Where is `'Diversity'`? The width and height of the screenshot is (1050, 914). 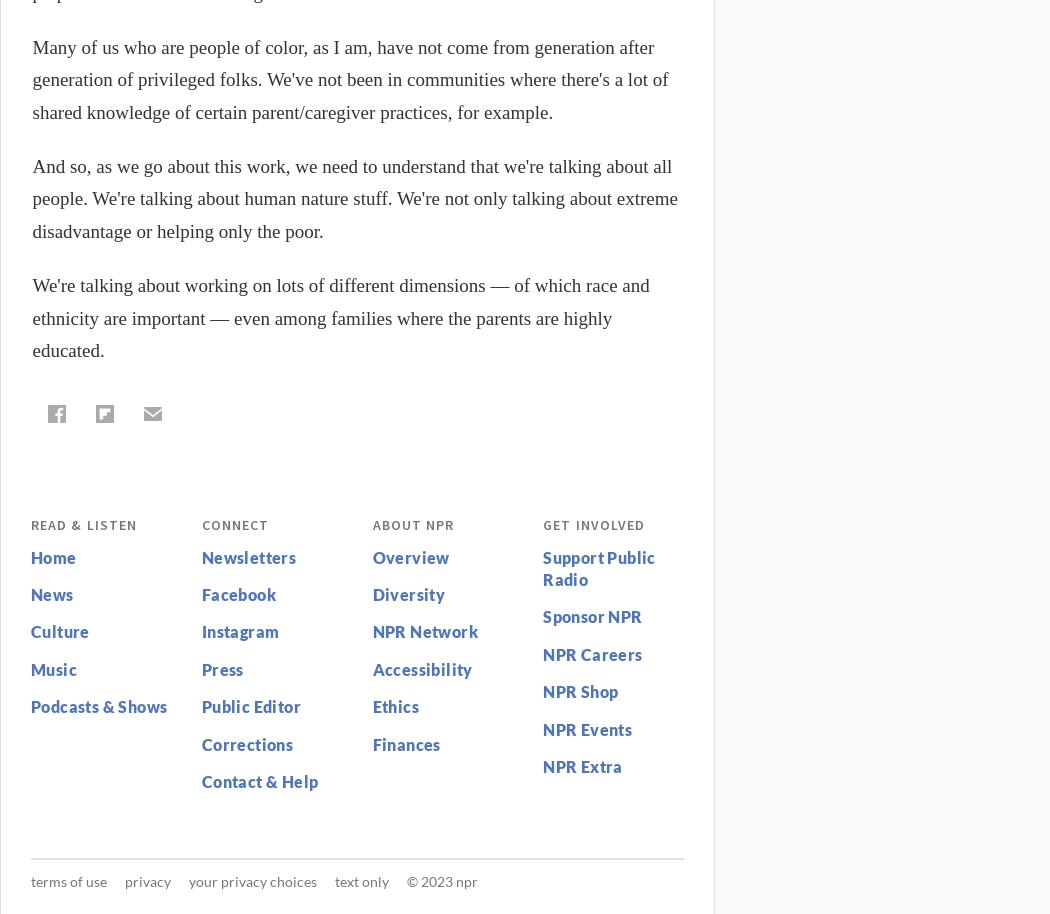 'Diversity' is located at coordinates (408, 594).